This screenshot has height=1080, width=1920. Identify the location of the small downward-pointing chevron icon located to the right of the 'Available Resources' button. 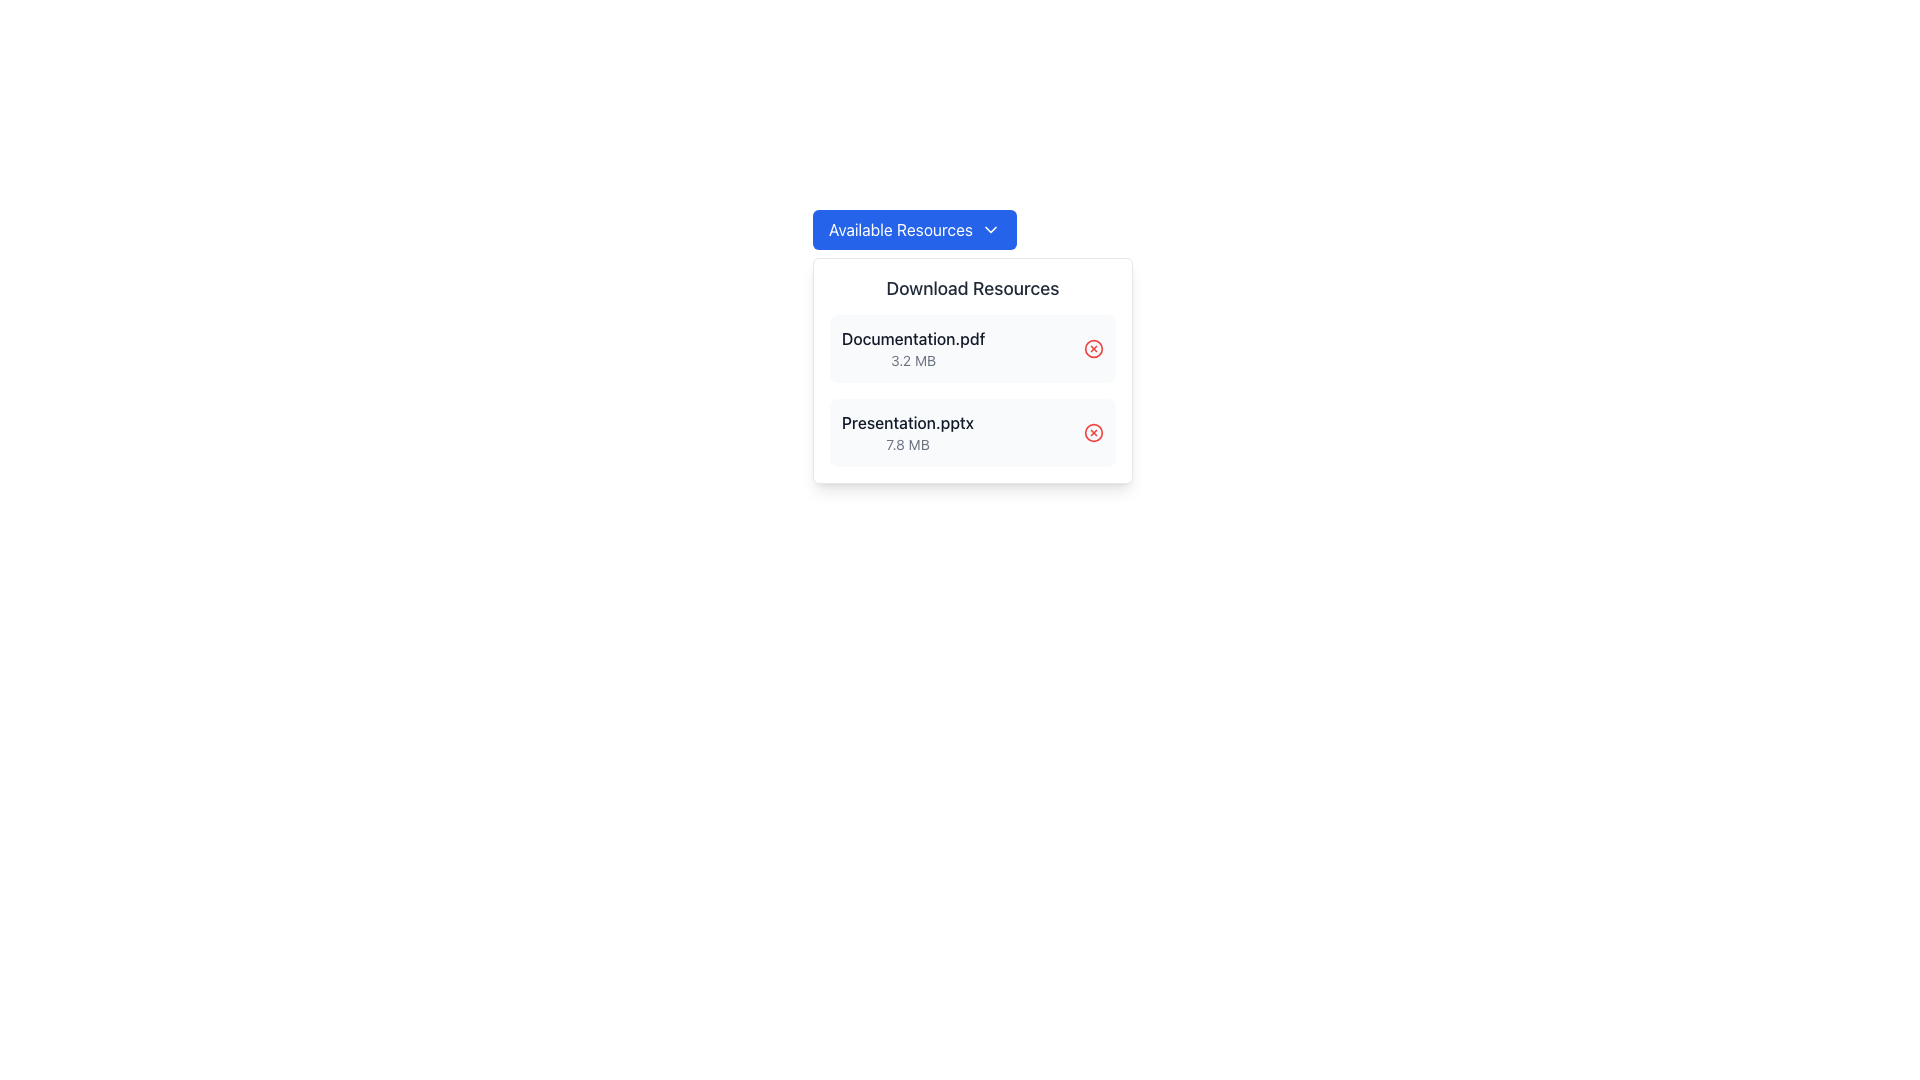
(991, 229).